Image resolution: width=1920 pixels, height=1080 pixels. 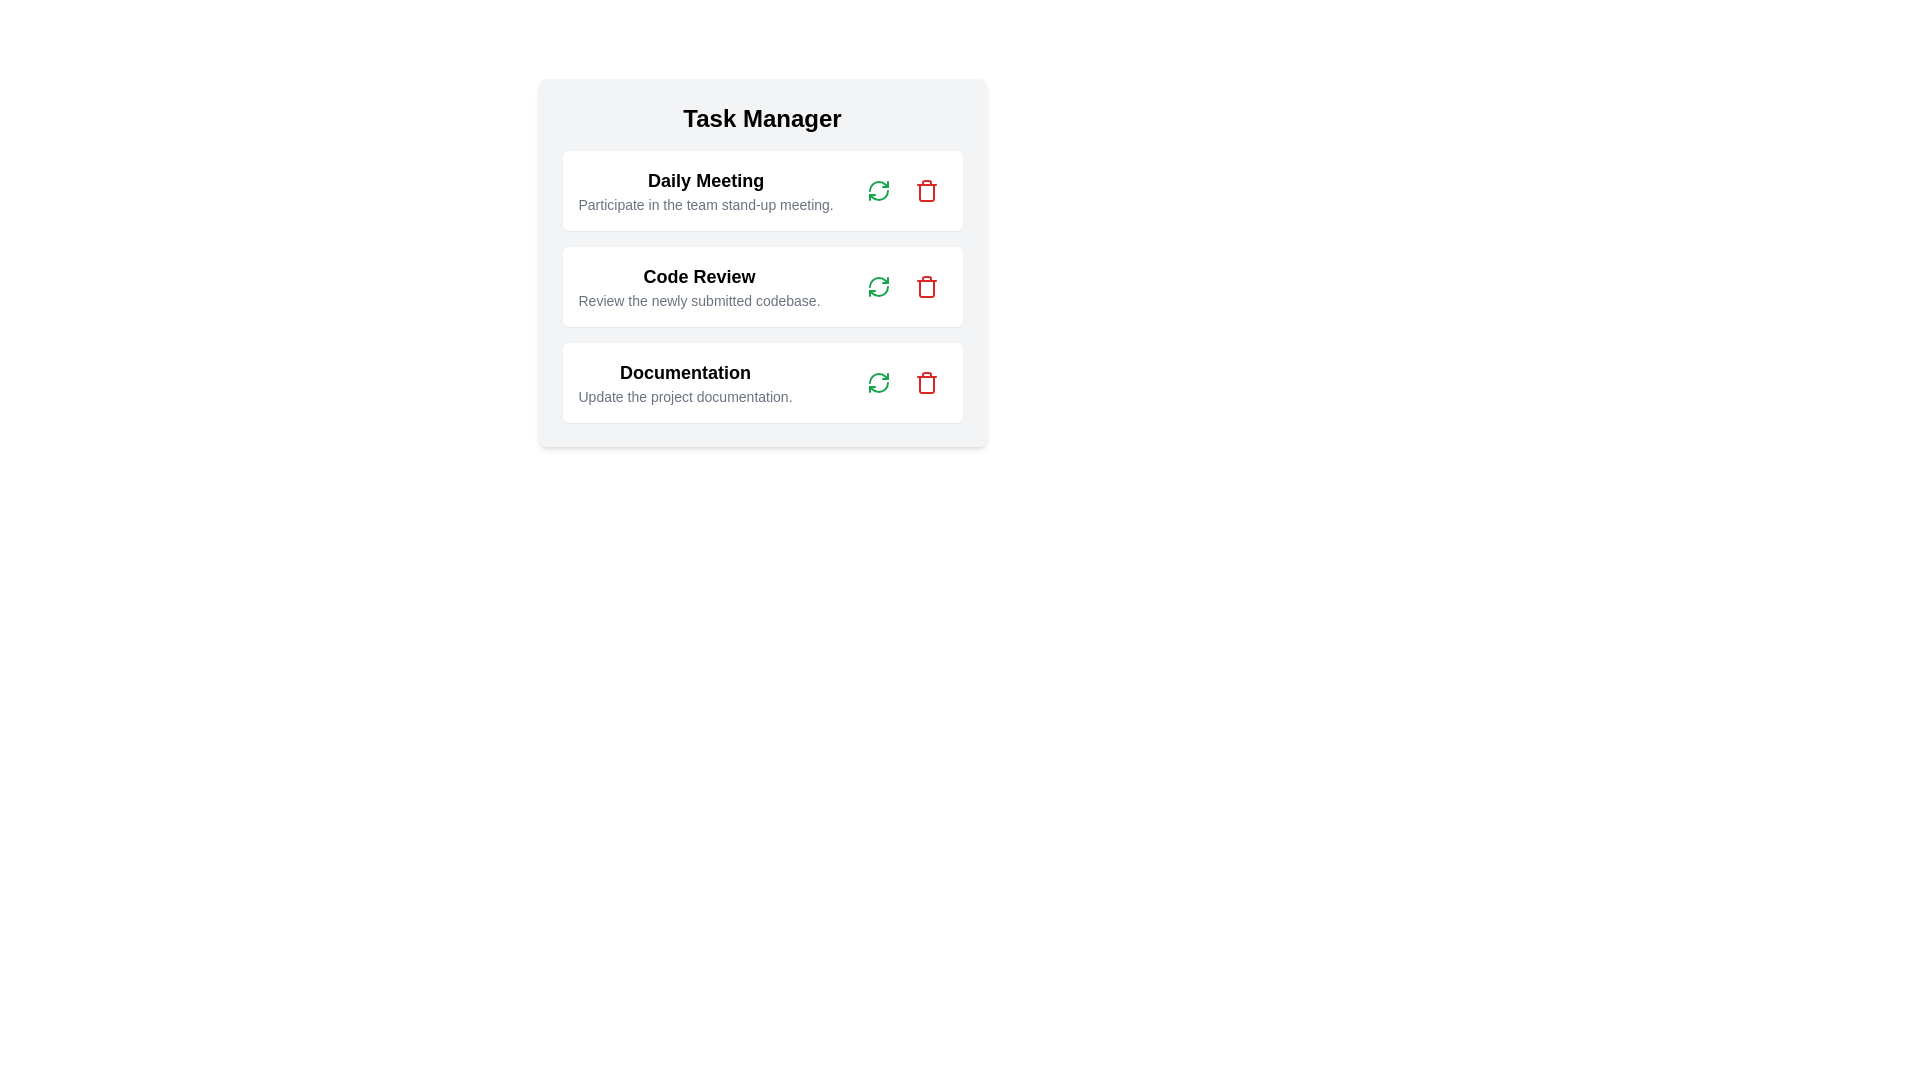 What do you see at coordinates (878, 191) in the screenshot?
I see `the refresh button located to the right of the 'Daily Meeting' task title` at bounding box center [878, 191].